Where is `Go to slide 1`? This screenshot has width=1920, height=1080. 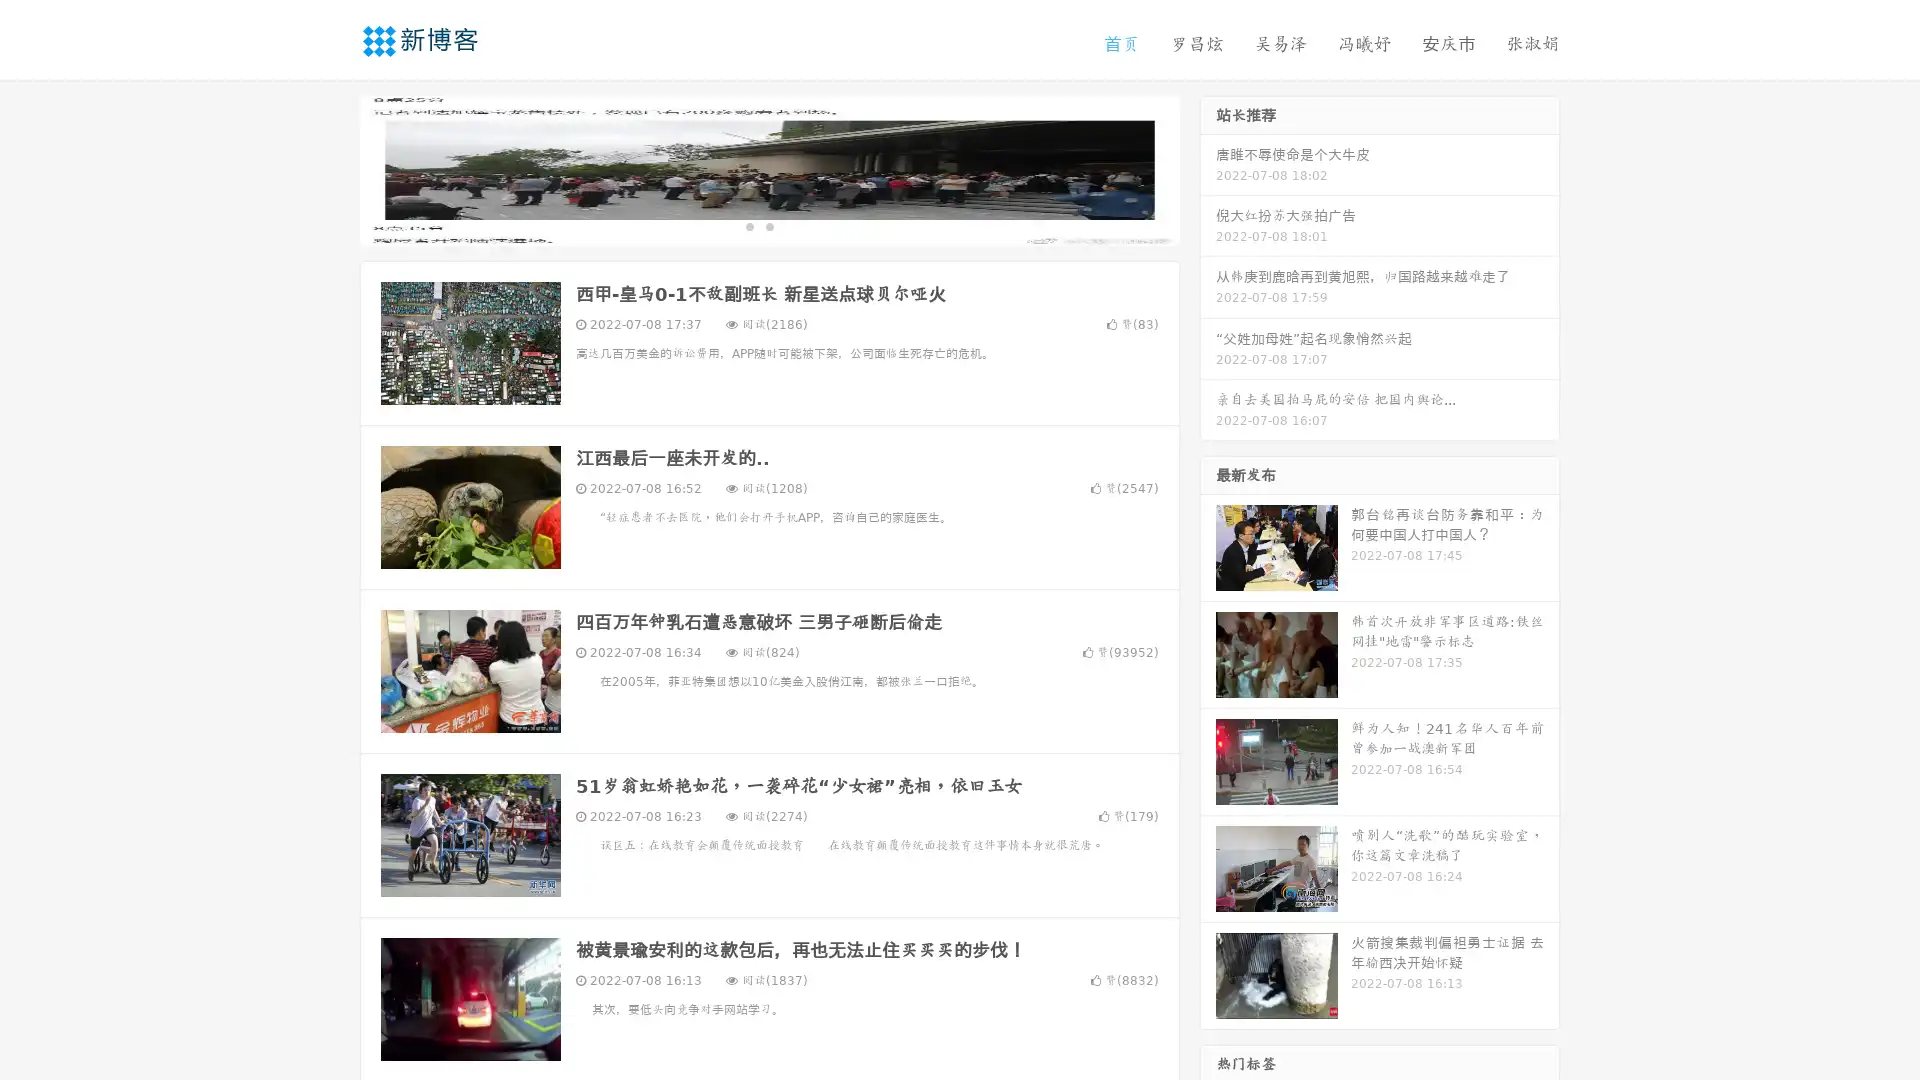
Go to slide 1 is located at coordinates (748, 225).